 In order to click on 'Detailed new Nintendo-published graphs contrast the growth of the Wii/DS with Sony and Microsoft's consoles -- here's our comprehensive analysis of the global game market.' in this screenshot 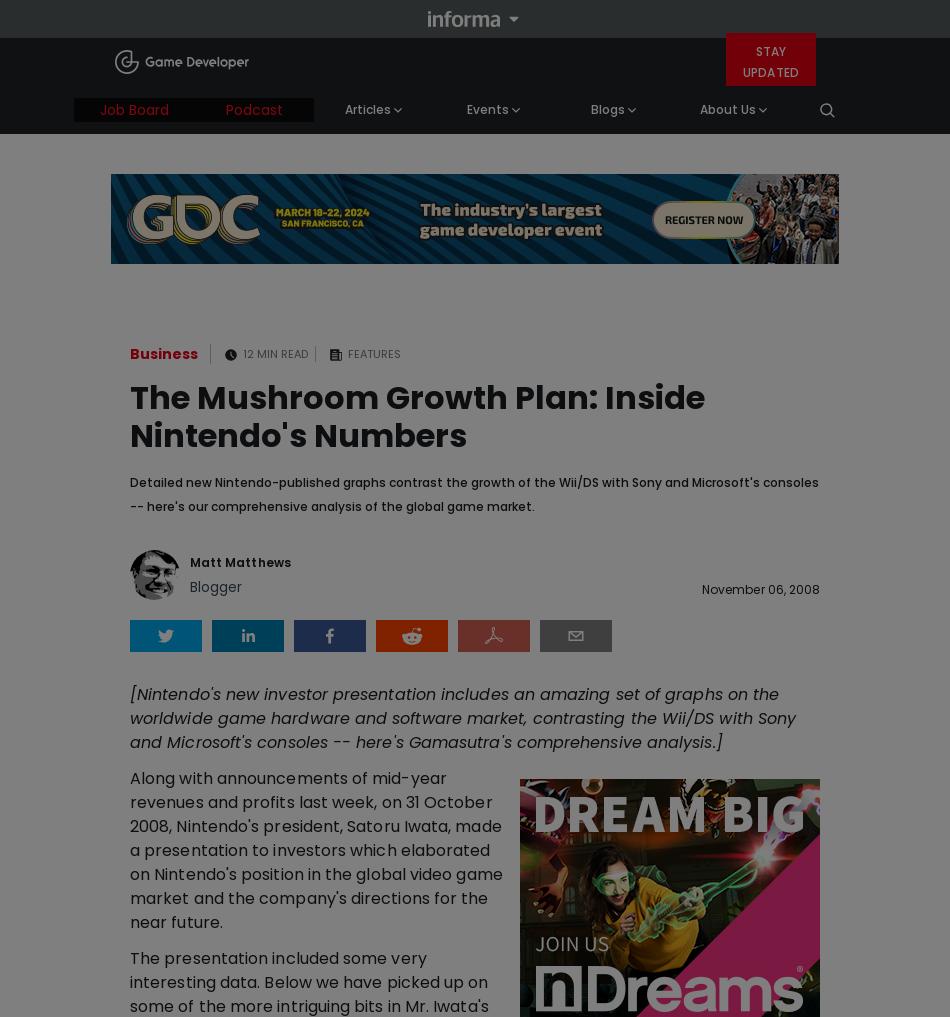, I will do `click(473, 492)`.